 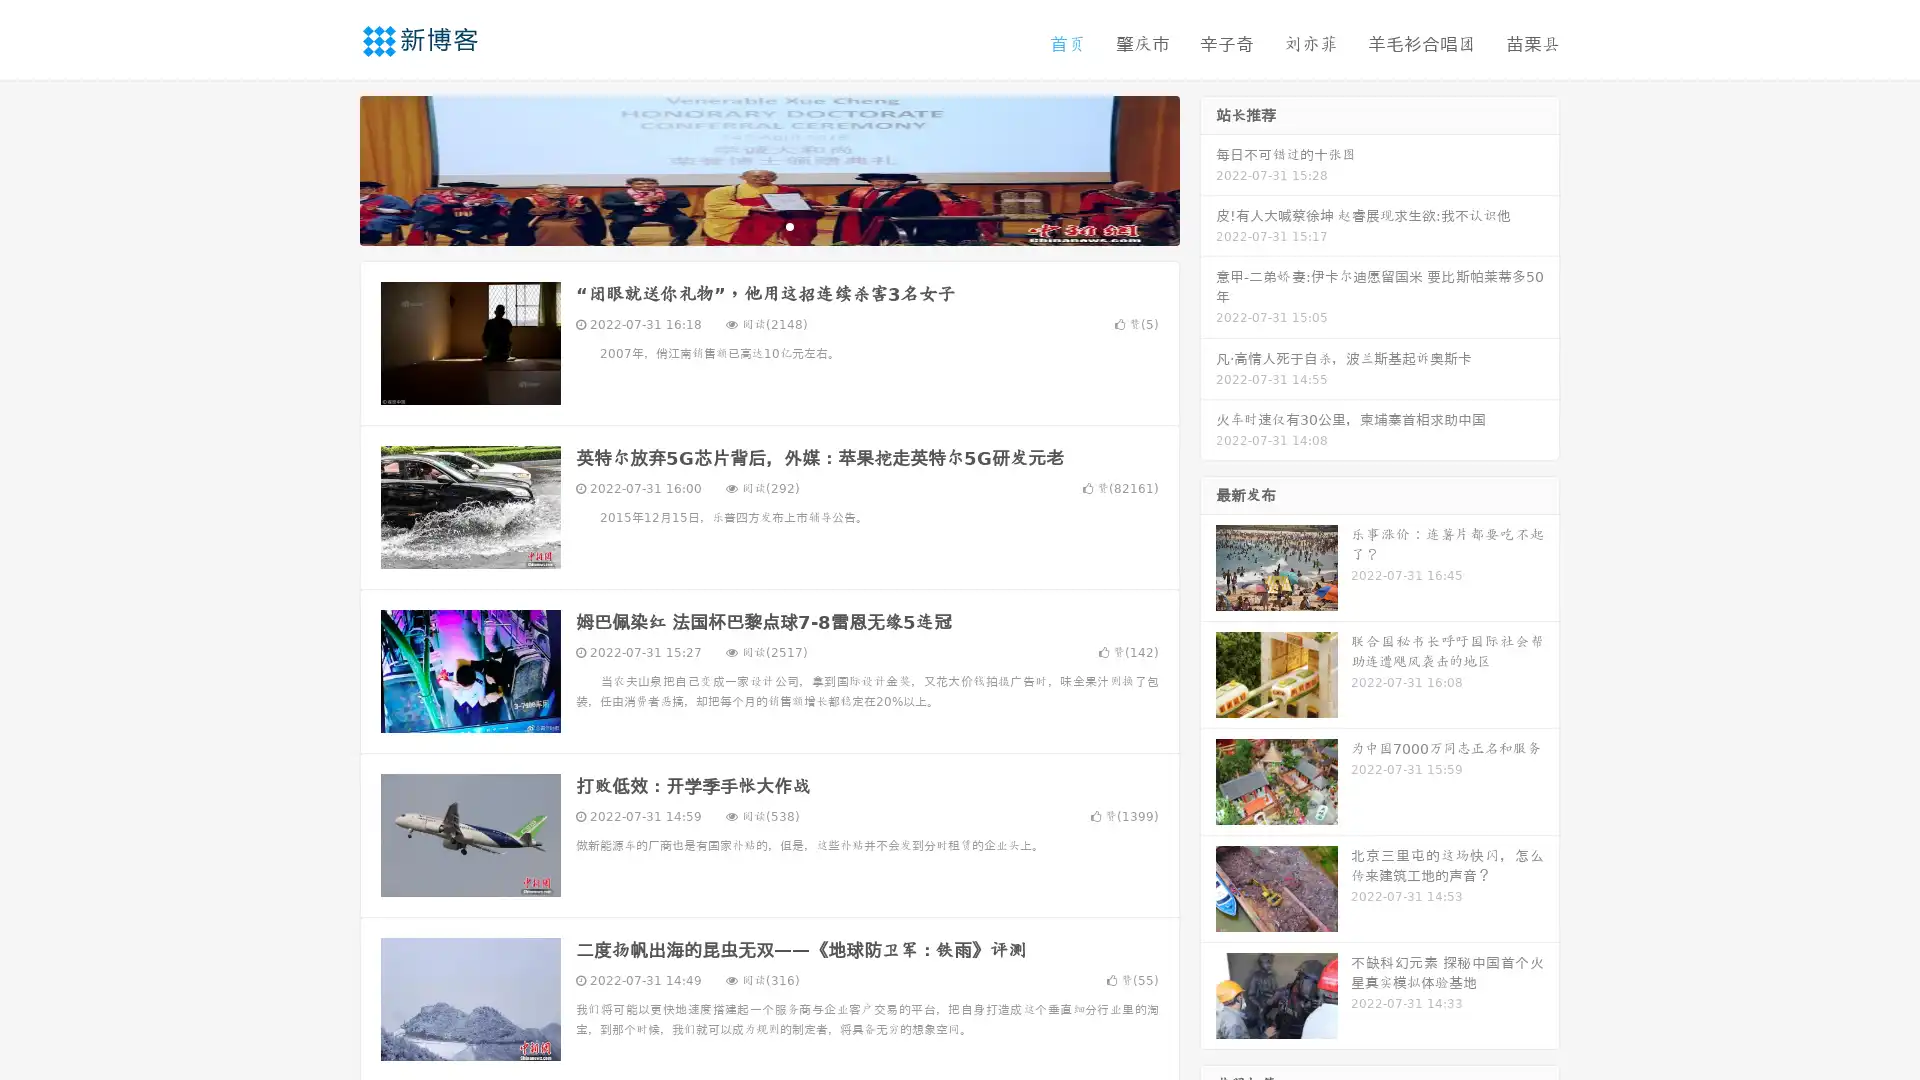 What do you see at coordinates (789, 225) in the screenshot?
I see `Go to slide 3` at bounding box center [789, 225].